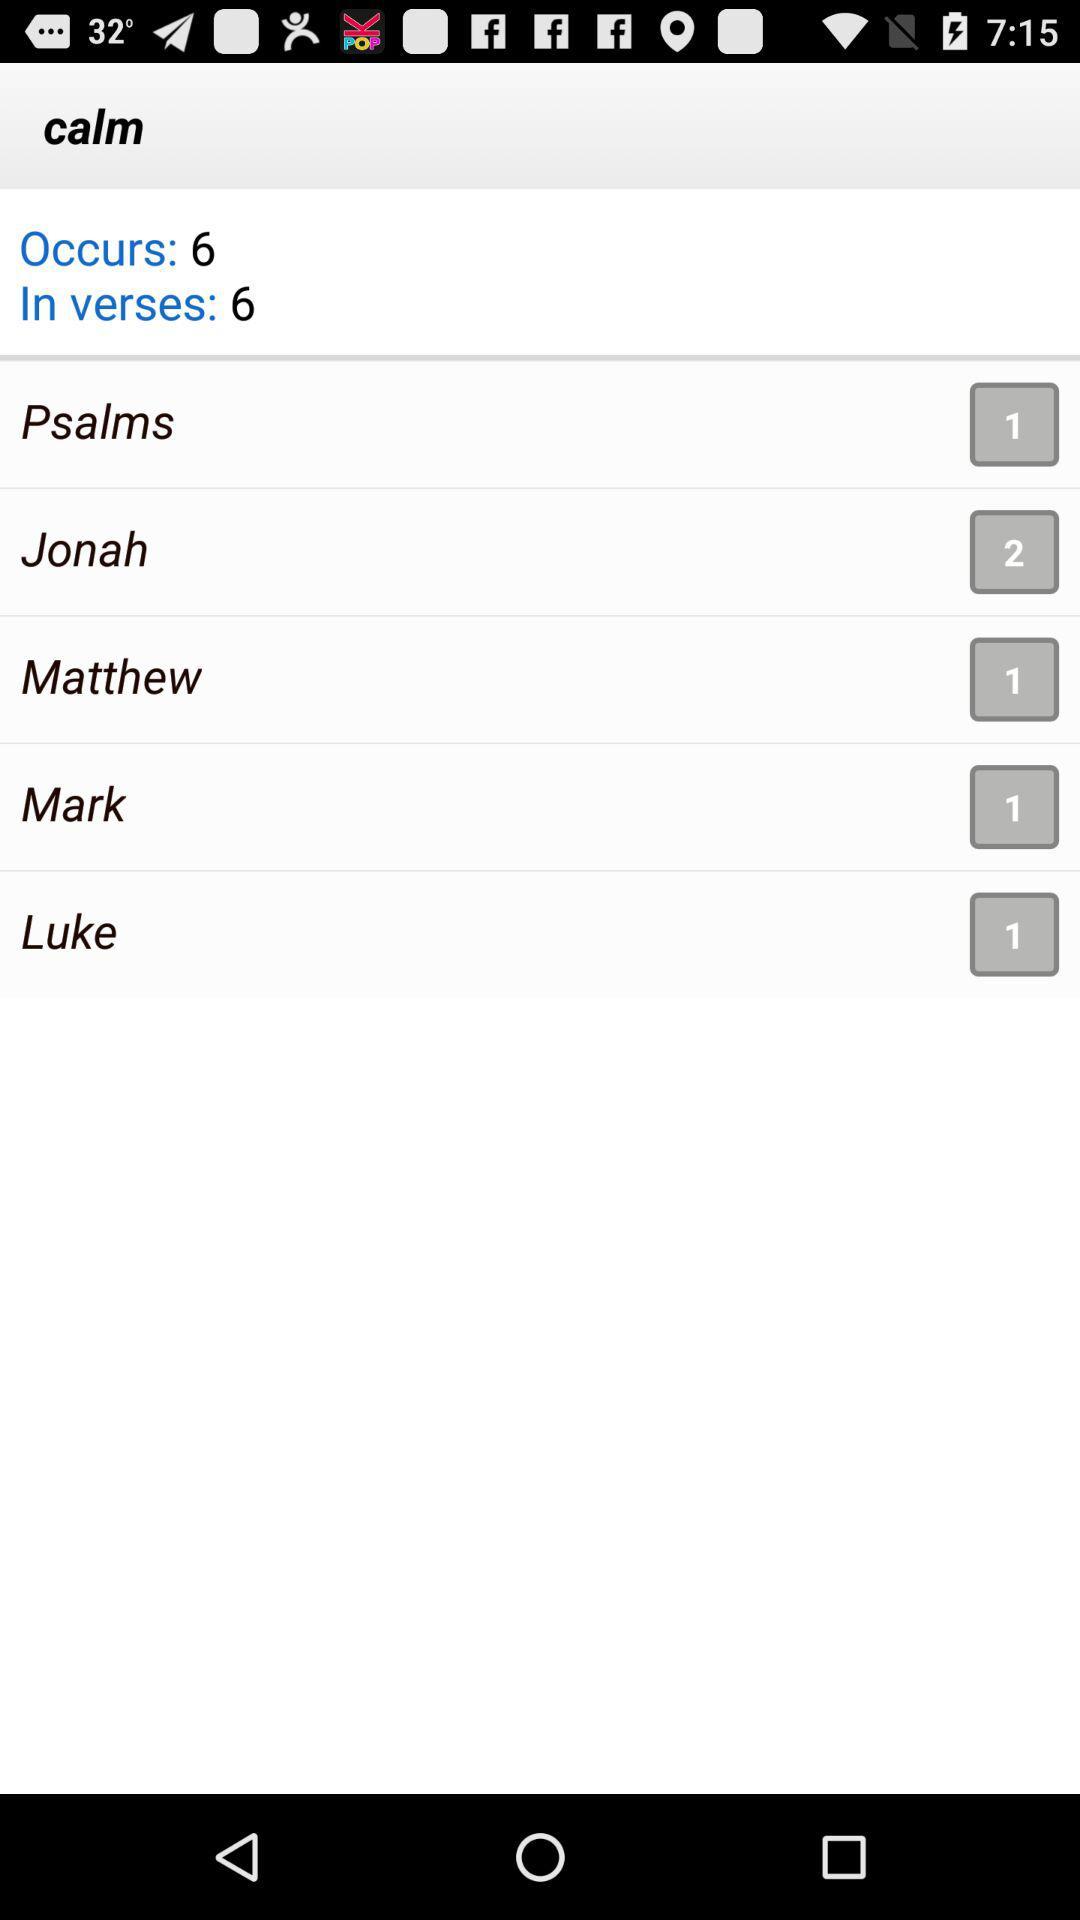  I want to click on icon next to the 1 icon, so click(111, 675).